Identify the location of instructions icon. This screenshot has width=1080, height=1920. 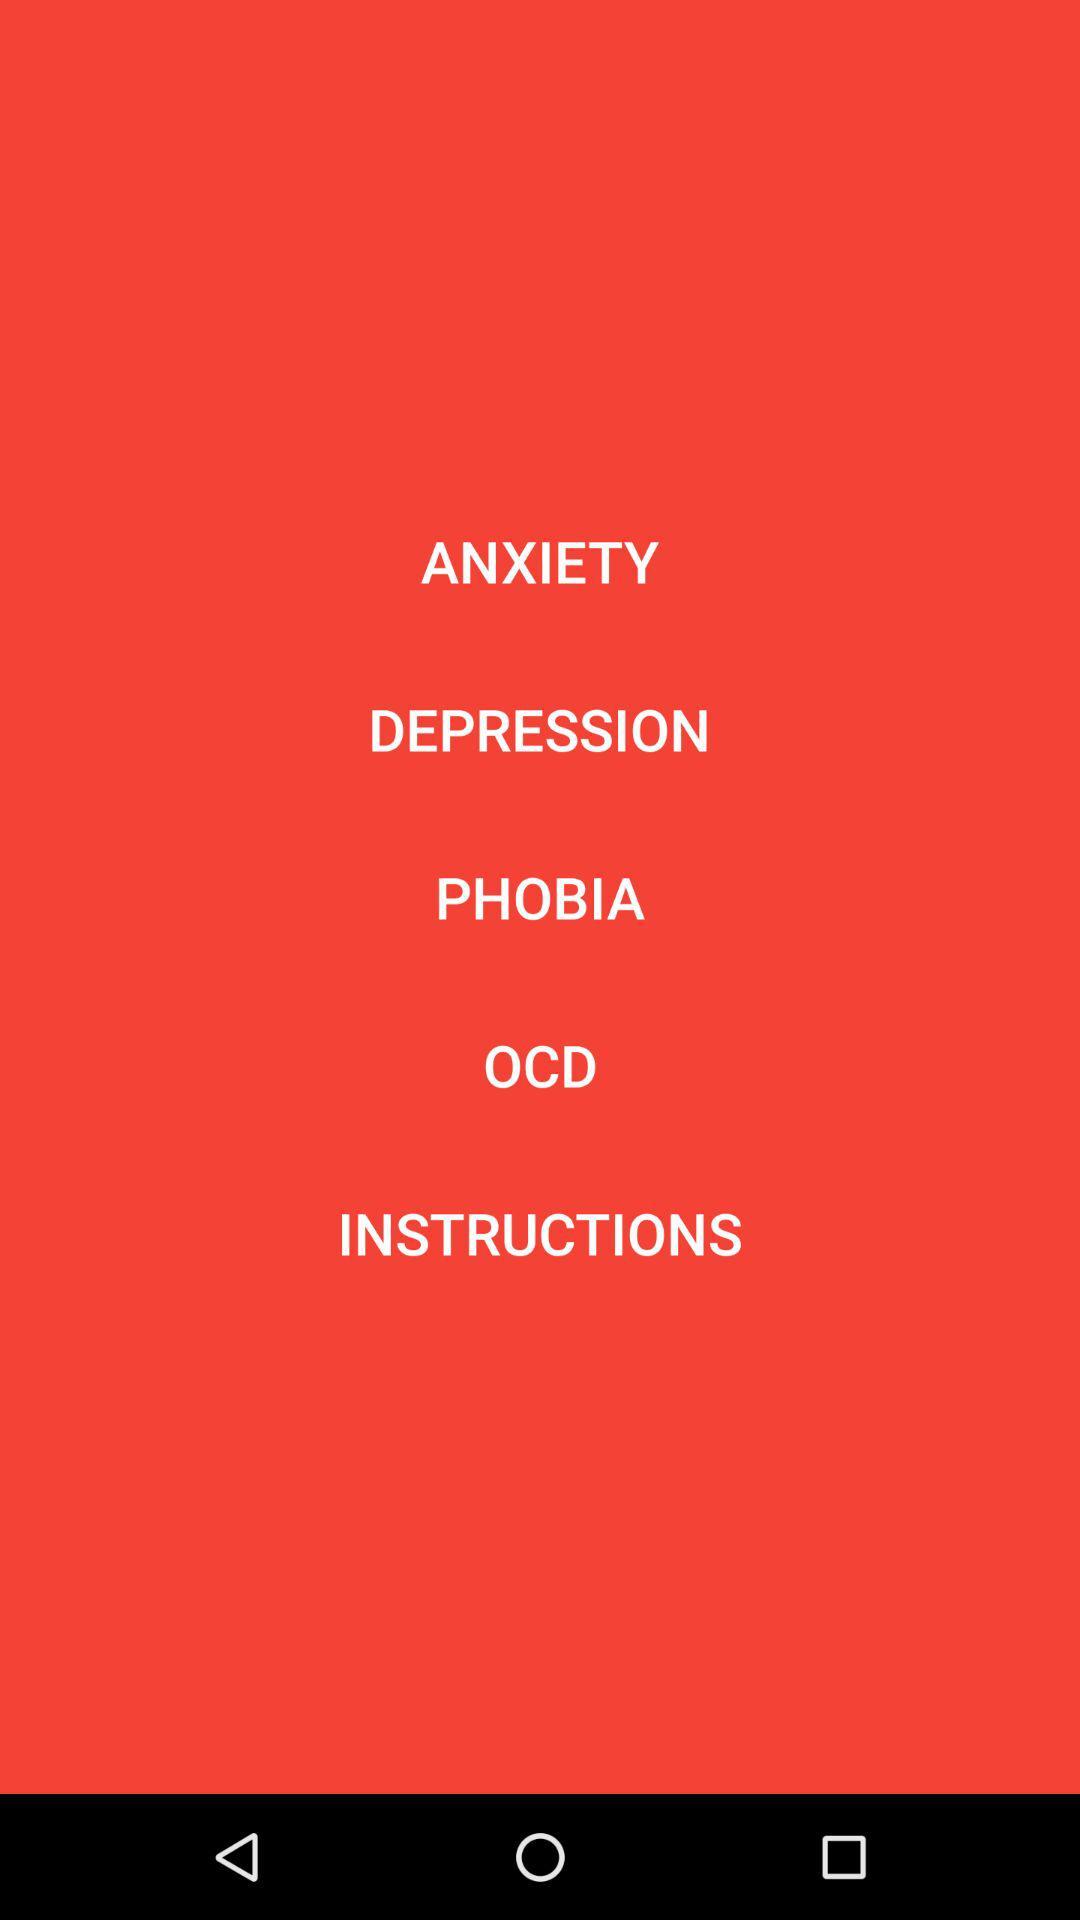
(540, 1232).